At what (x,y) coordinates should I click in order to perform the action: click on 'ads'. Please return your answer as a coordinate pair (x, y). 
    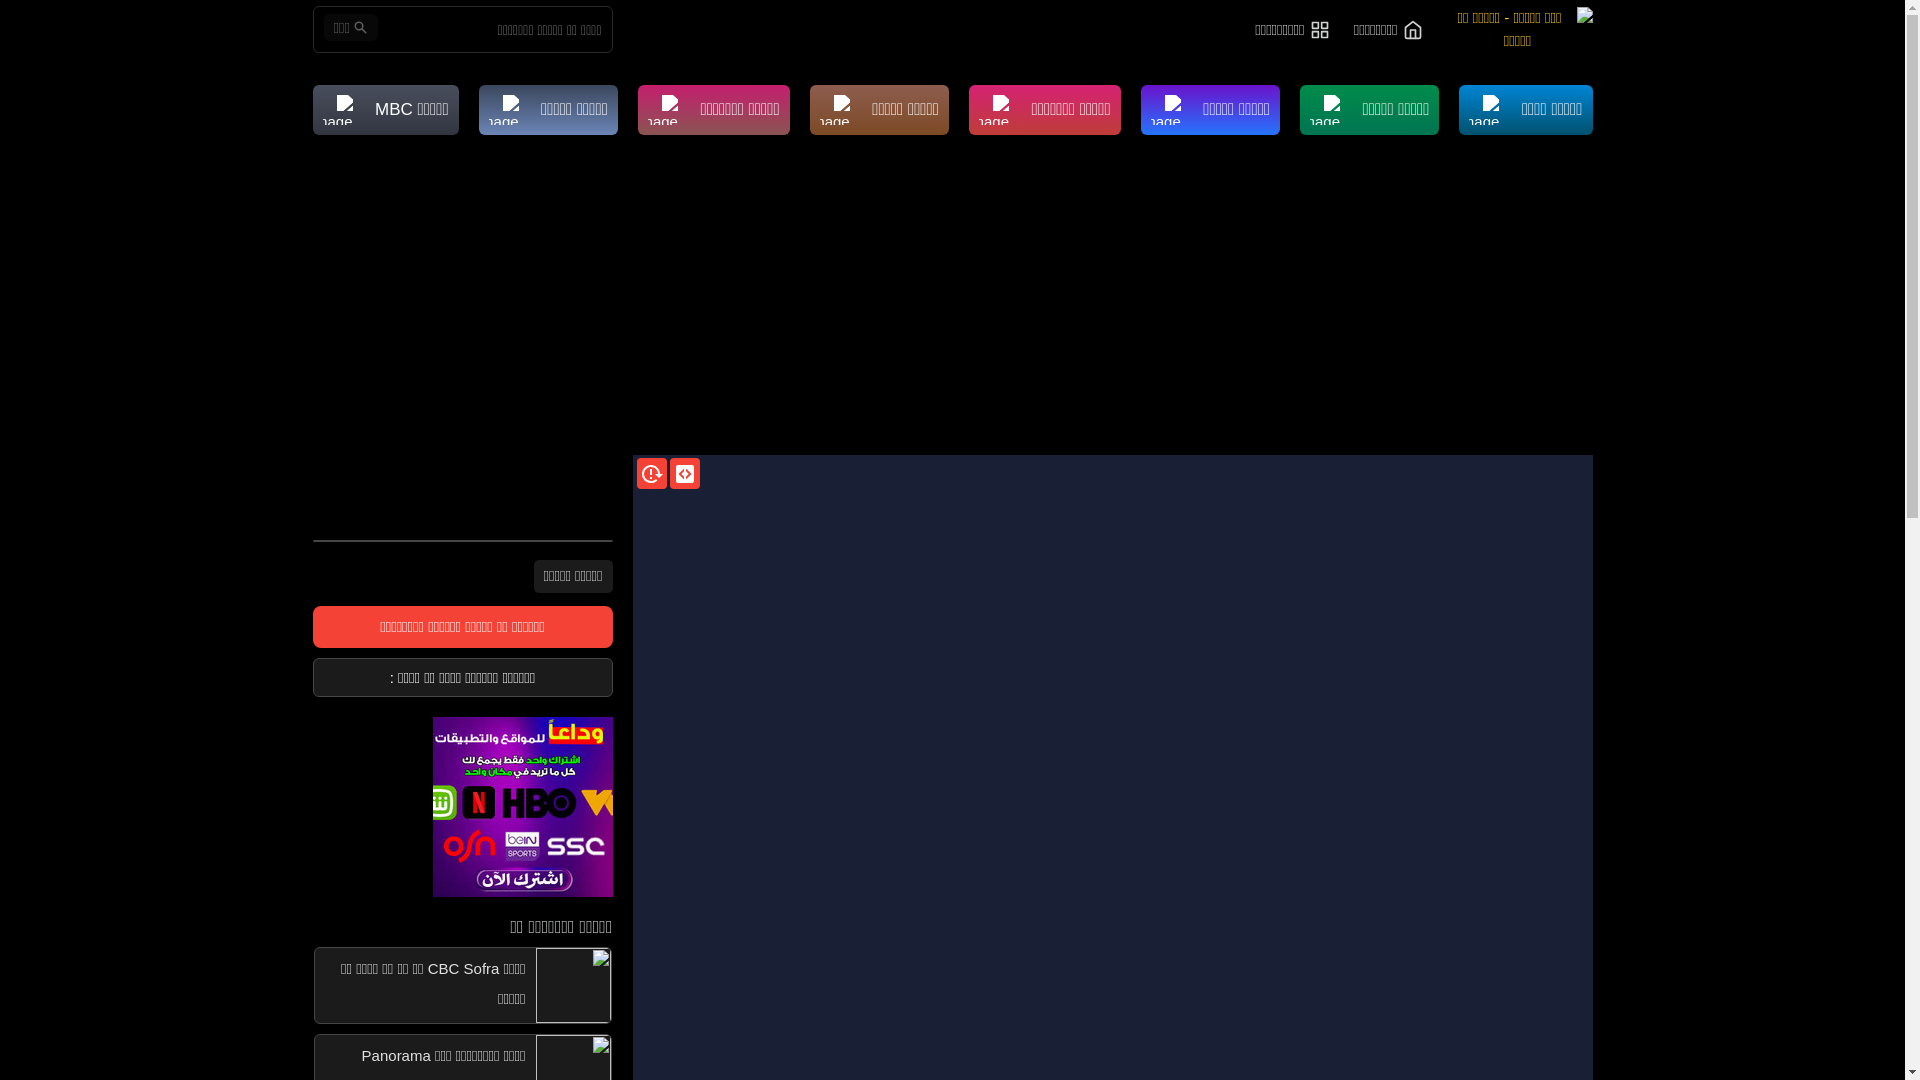
    Looking at the image, I should click on (460, 805).